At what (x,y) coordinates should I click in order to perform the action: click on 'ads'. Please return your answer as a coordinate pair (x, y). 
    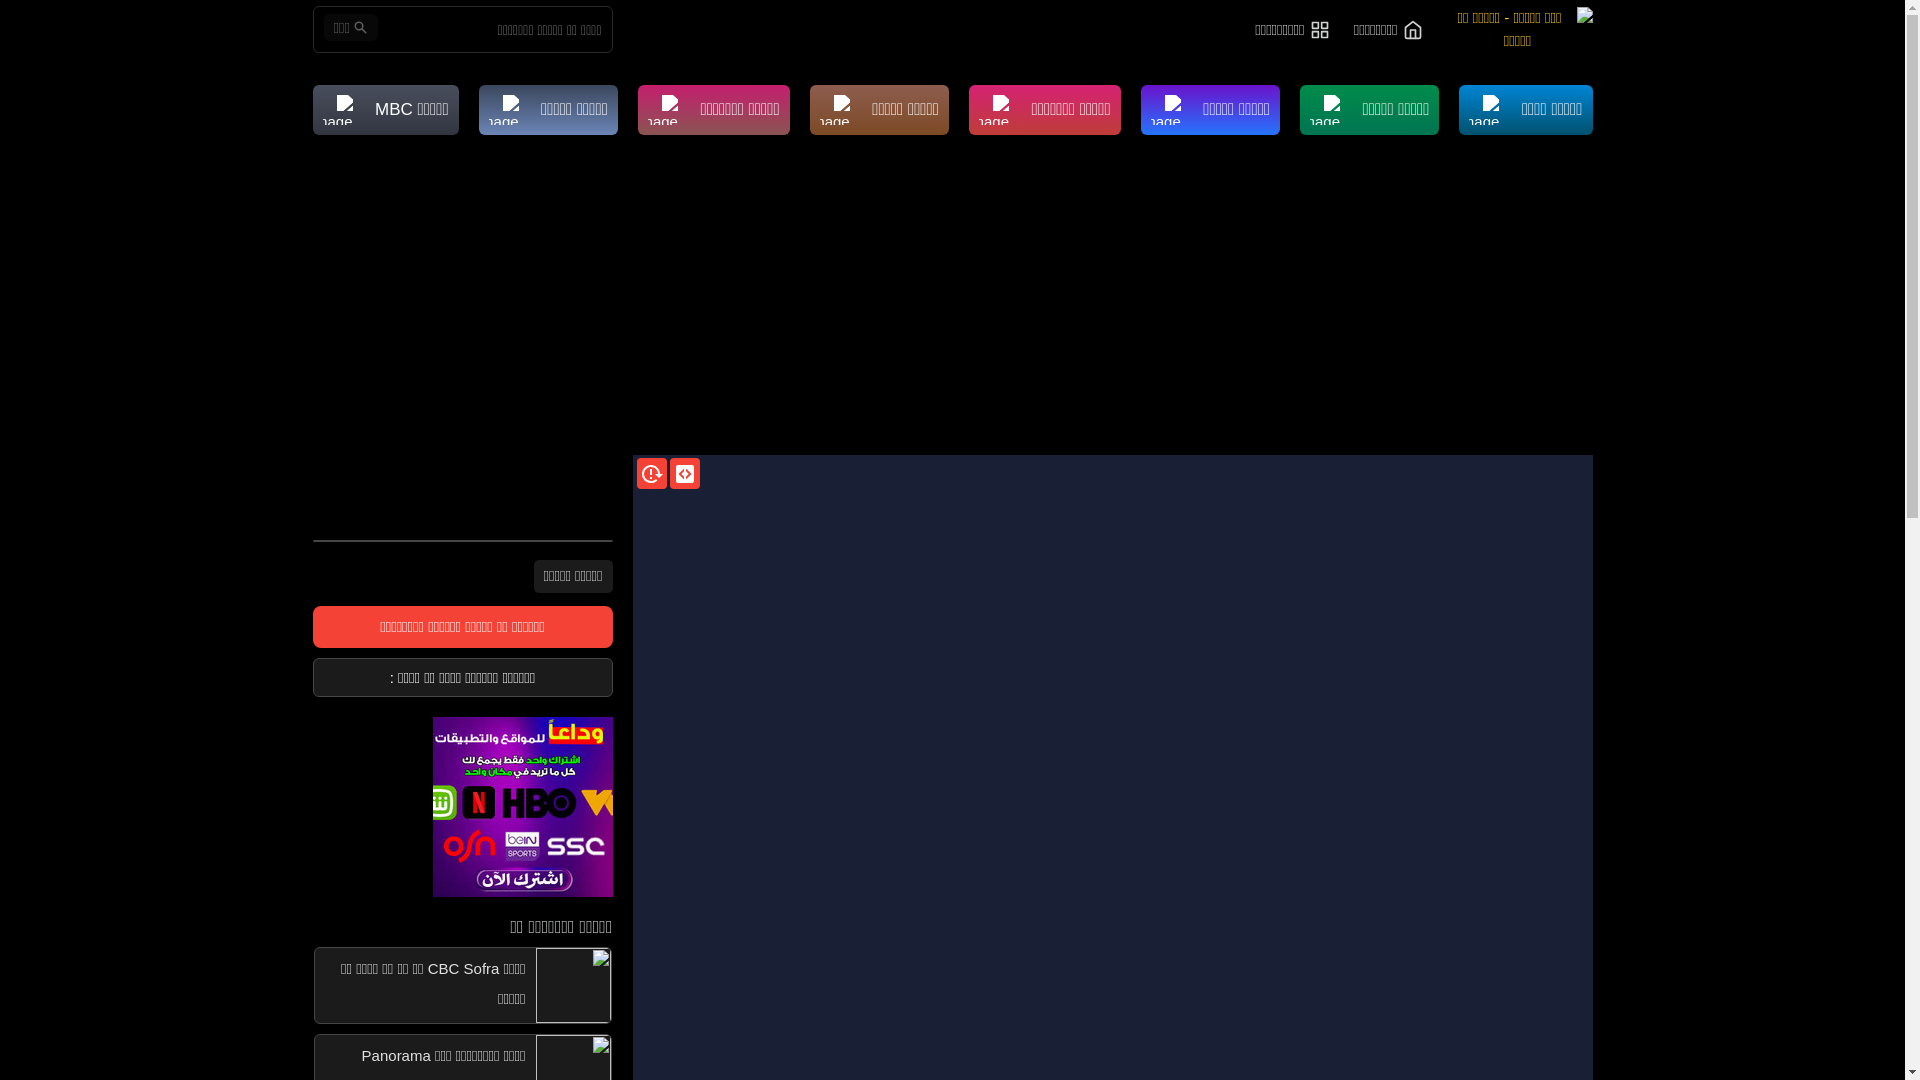
    Looking at the image, I should click on (460, 805).